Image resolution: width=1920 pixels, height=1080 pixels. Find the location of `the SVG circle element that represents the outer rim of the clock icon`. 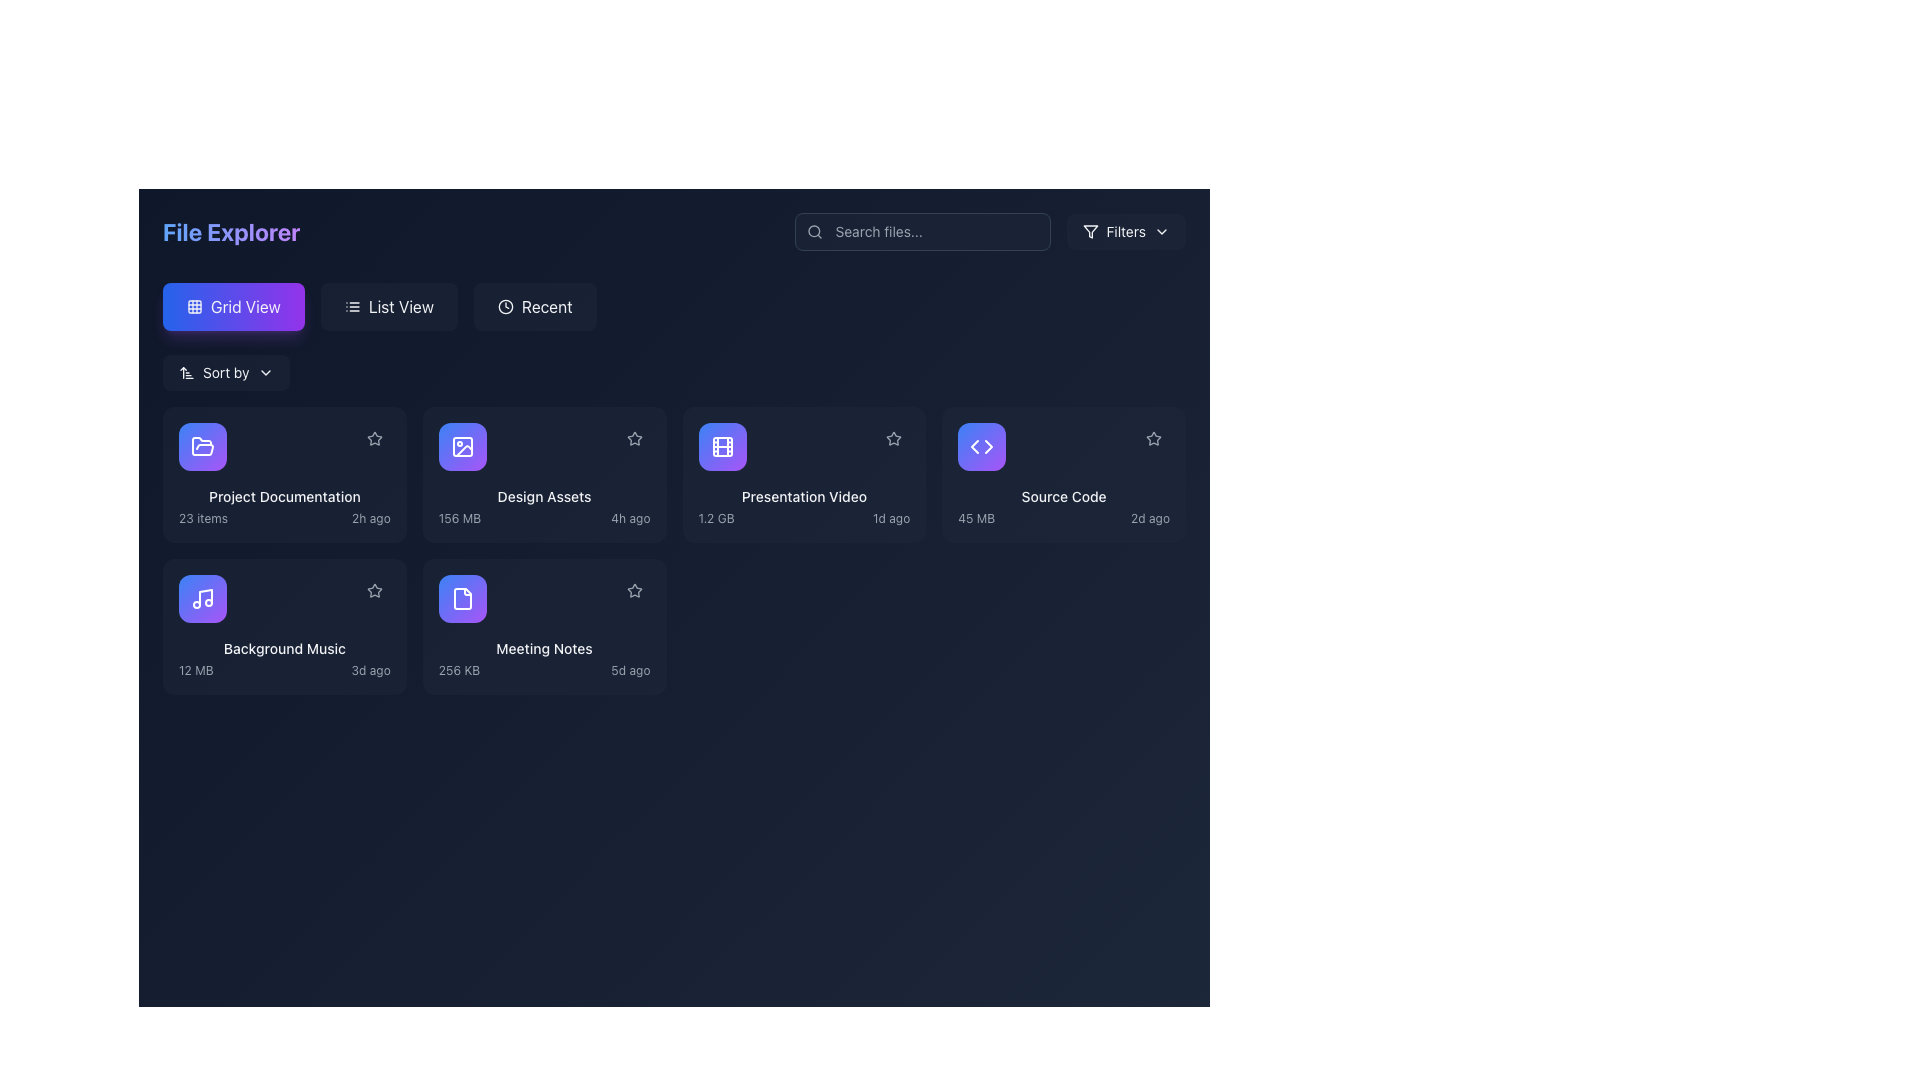

the SVG circle element that represents the outer rim of the clock icon is located at coordinates (505, 307).